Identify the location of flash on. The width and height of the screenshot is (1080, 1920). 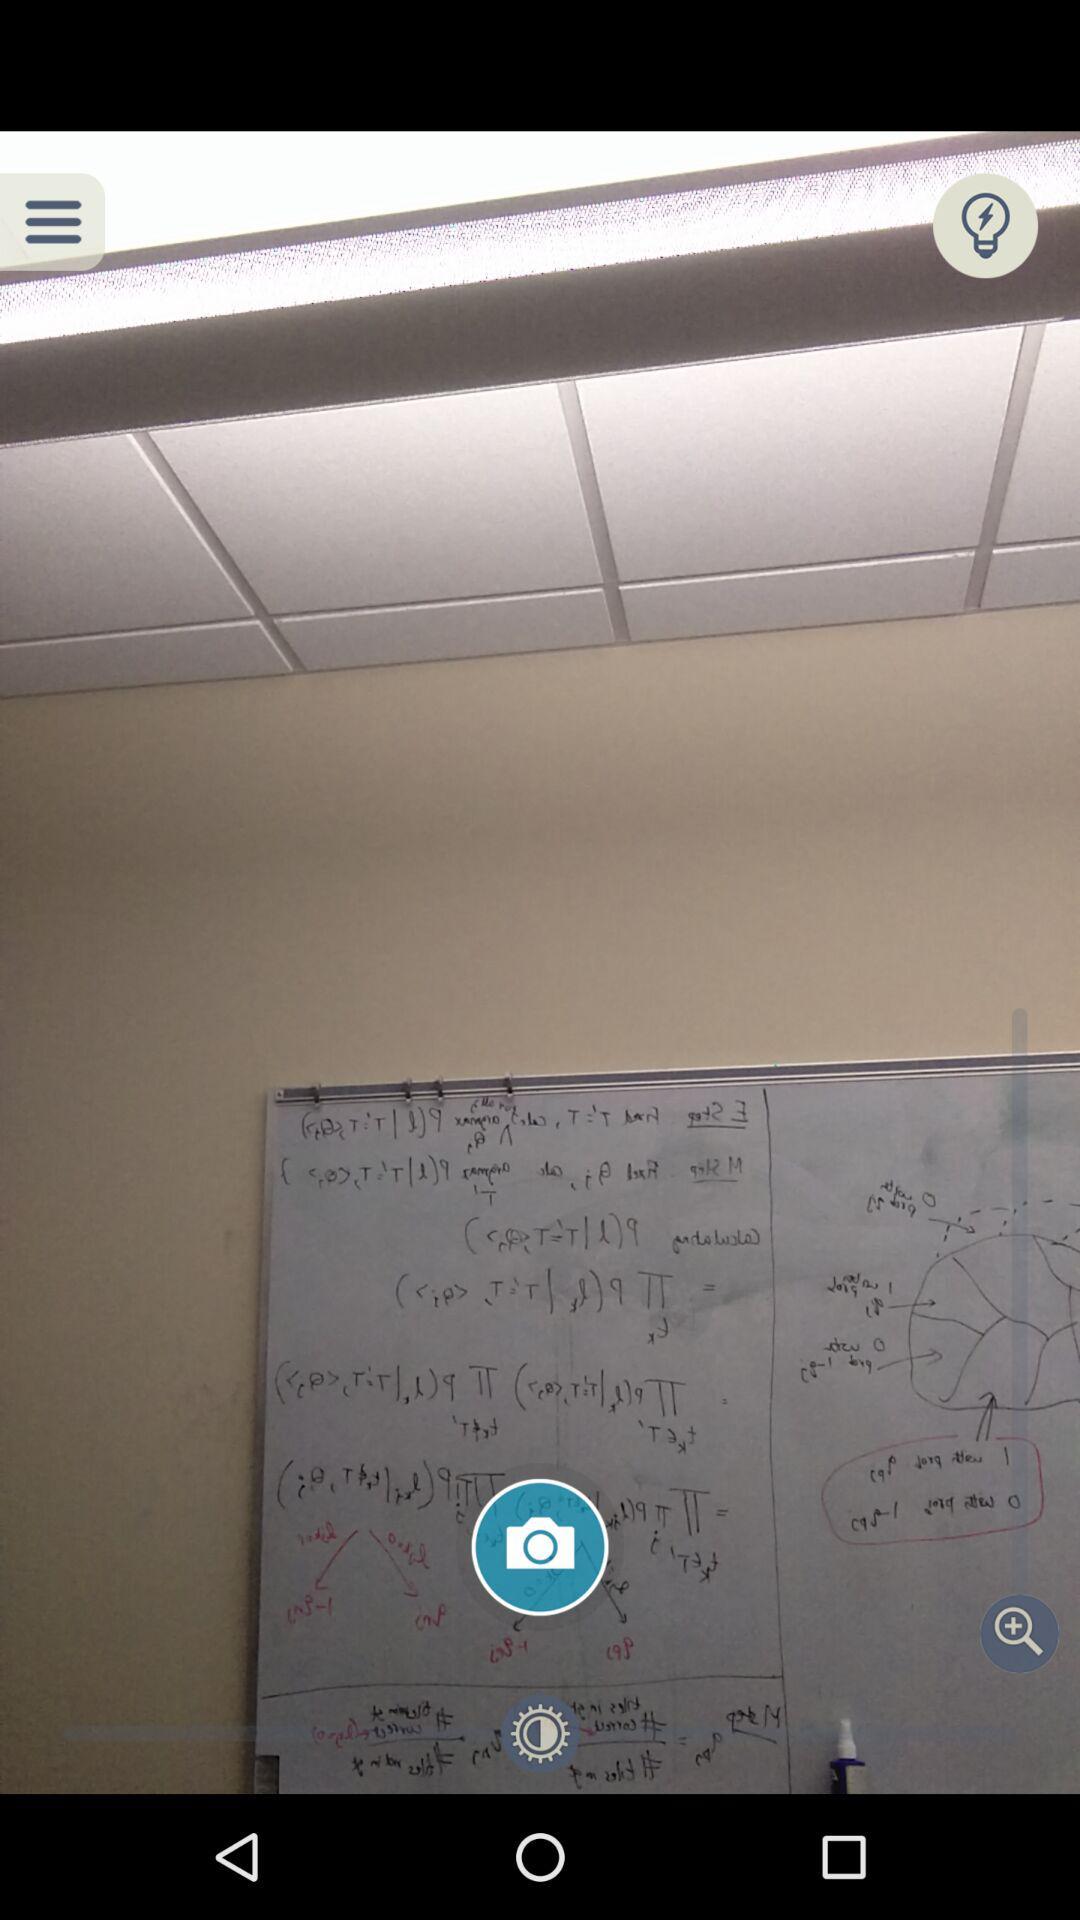
(984, 225).